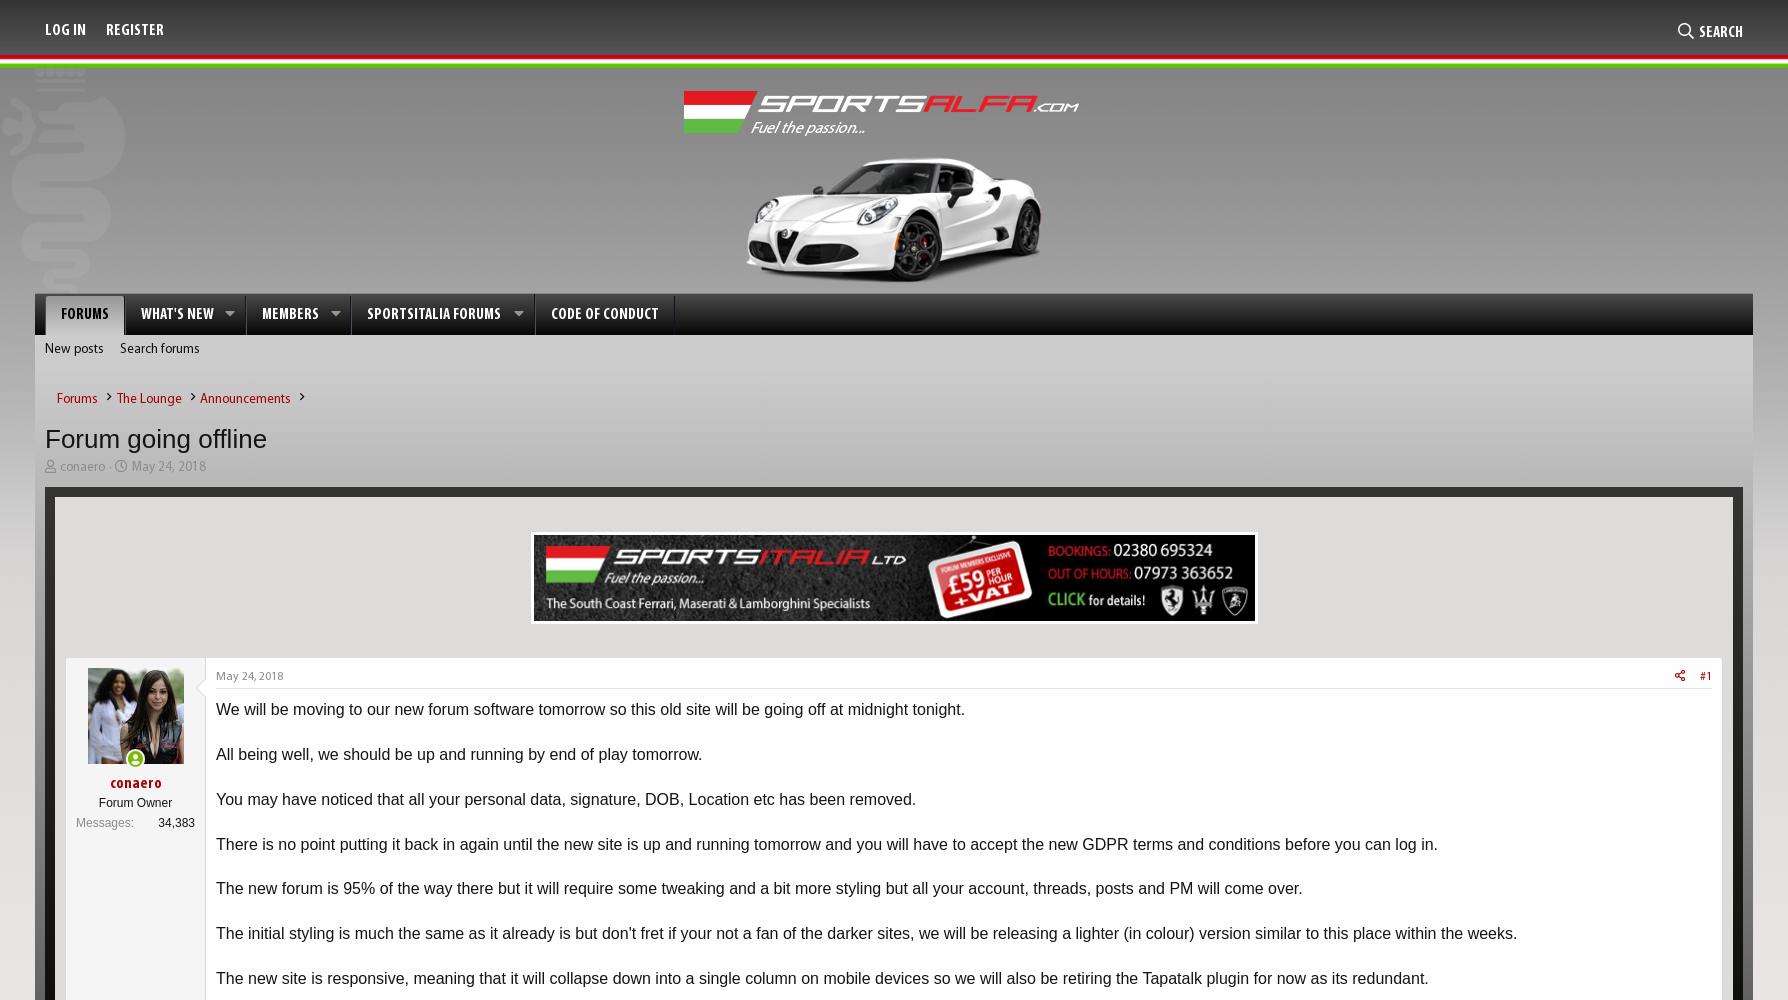 The width and height of the screenshot is (1788, 1000). What do you see at coordinates (177, 314) in the screenshot?
I see `'What's new'` at bounding box center [177, 314].